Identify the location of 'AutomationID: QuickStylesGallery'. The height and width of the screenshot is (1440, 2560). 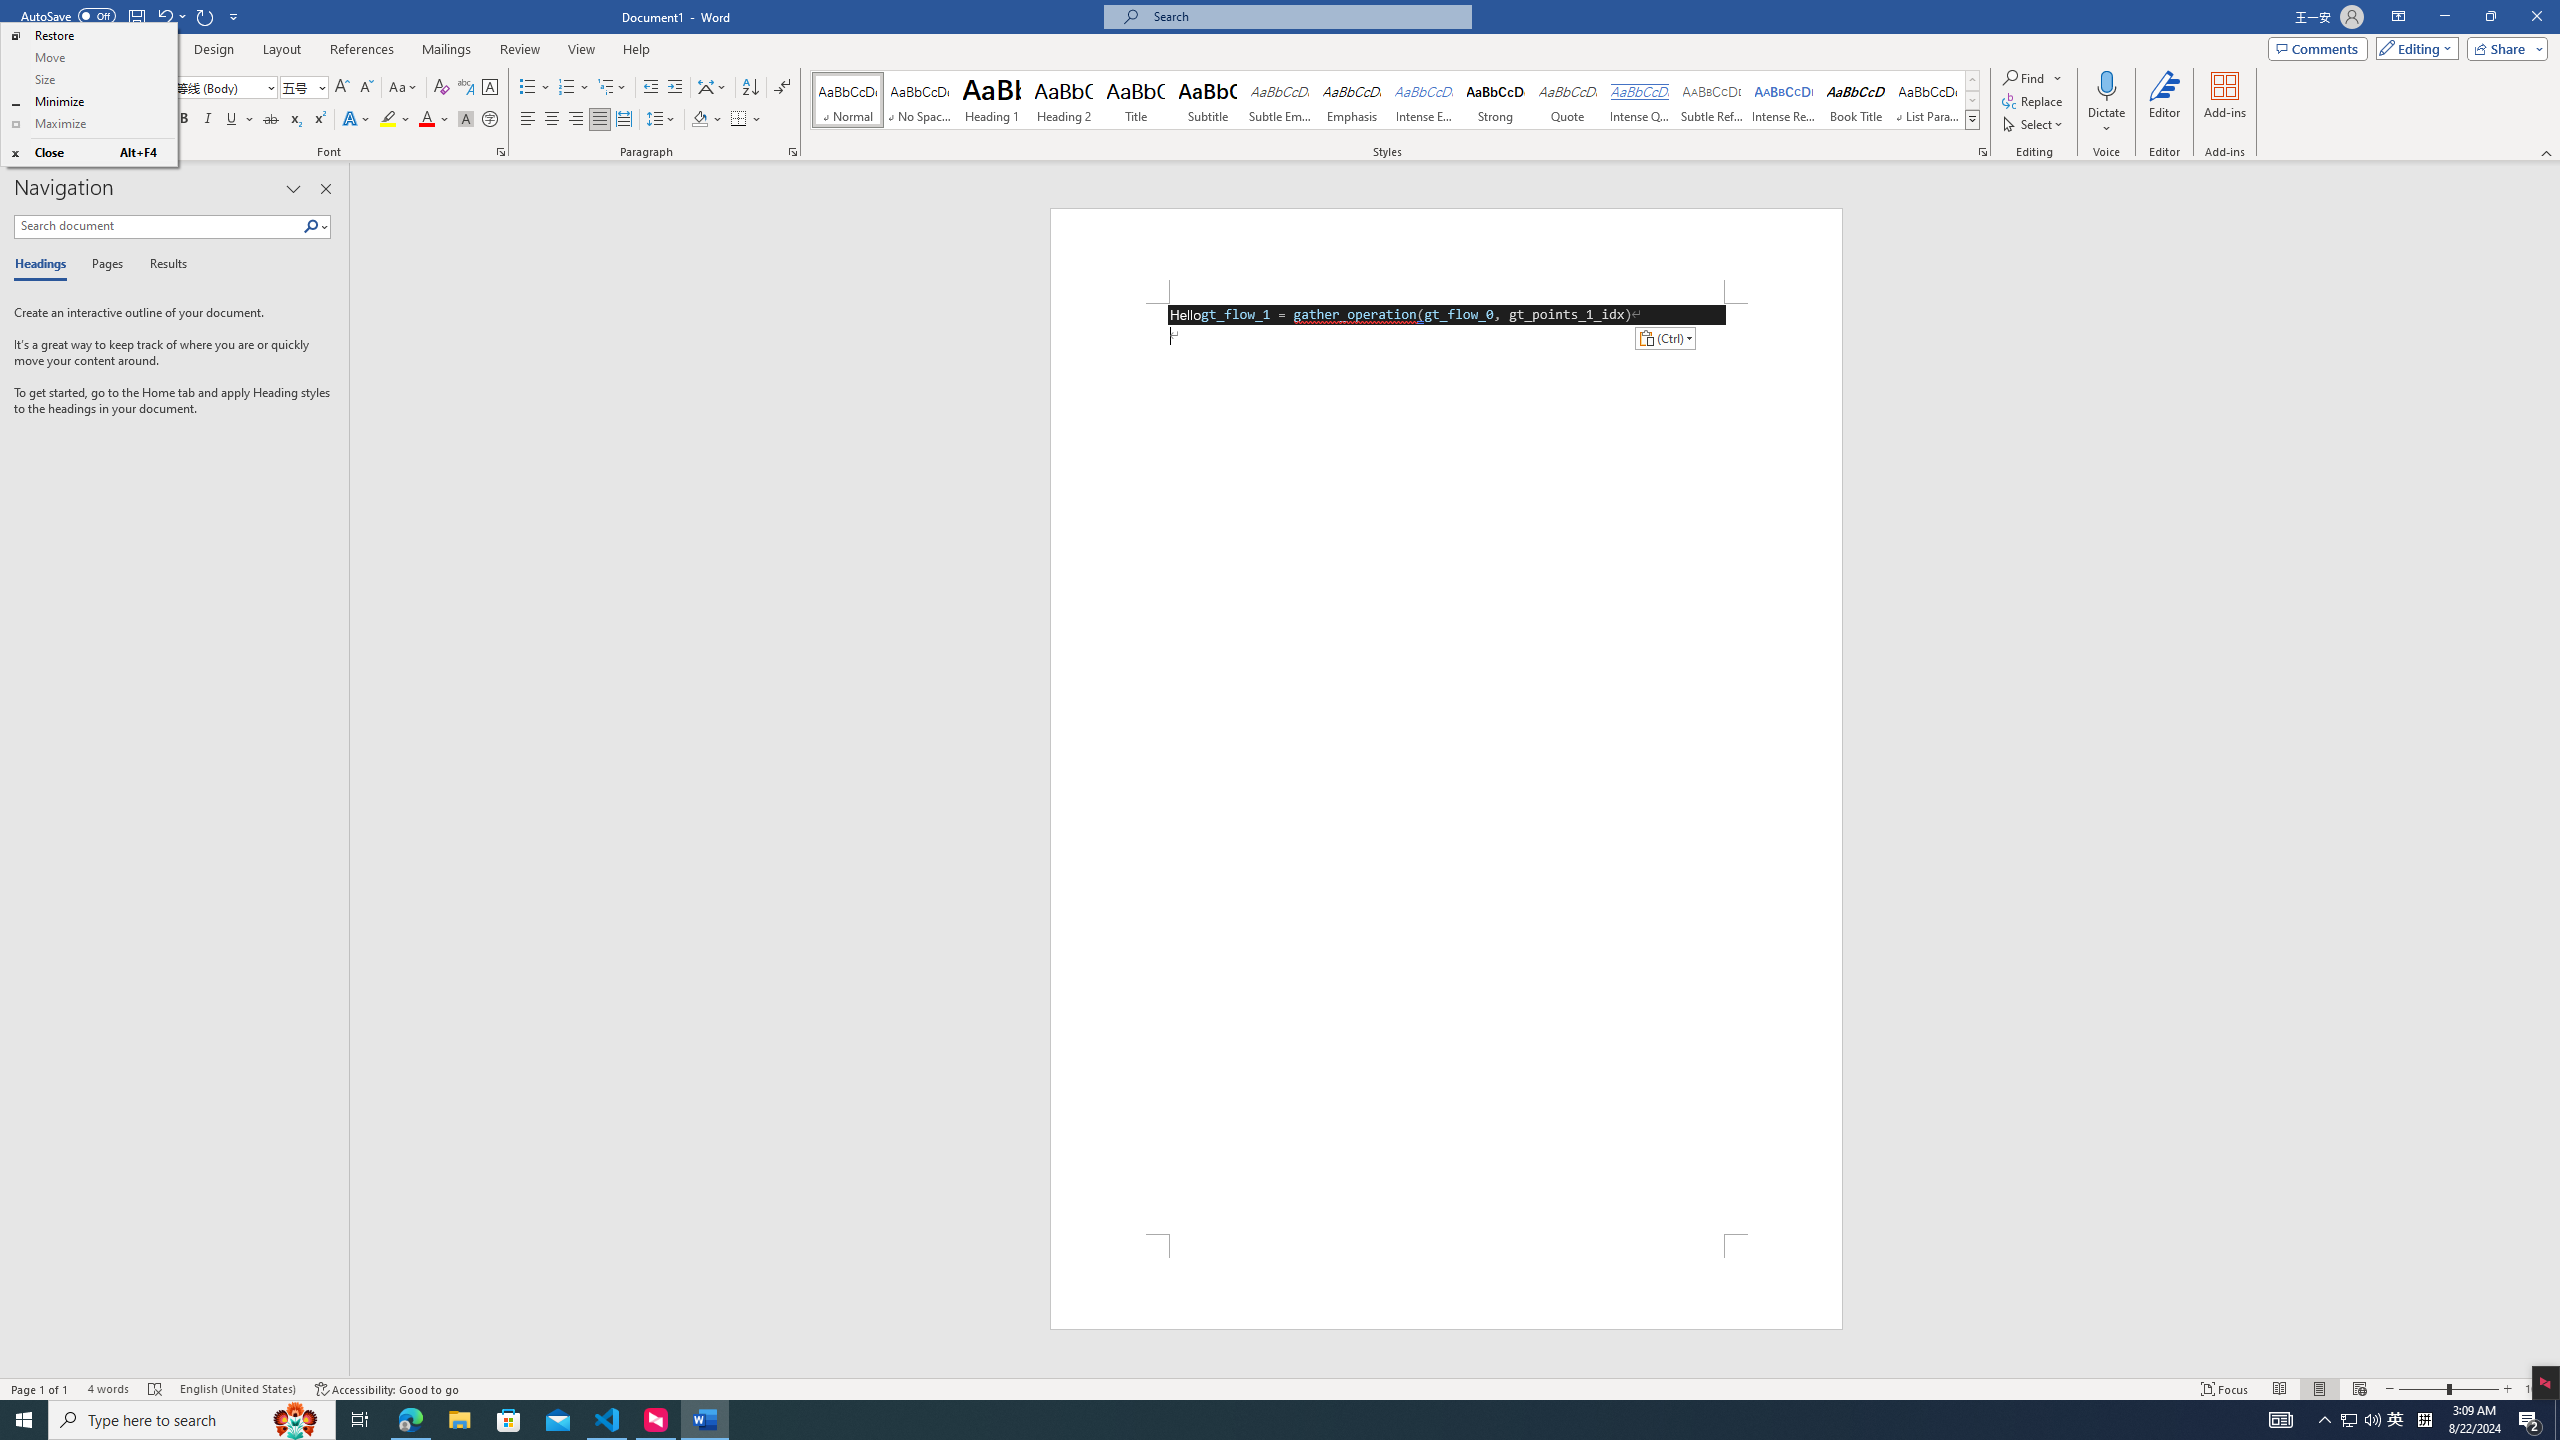
(1395, 99).